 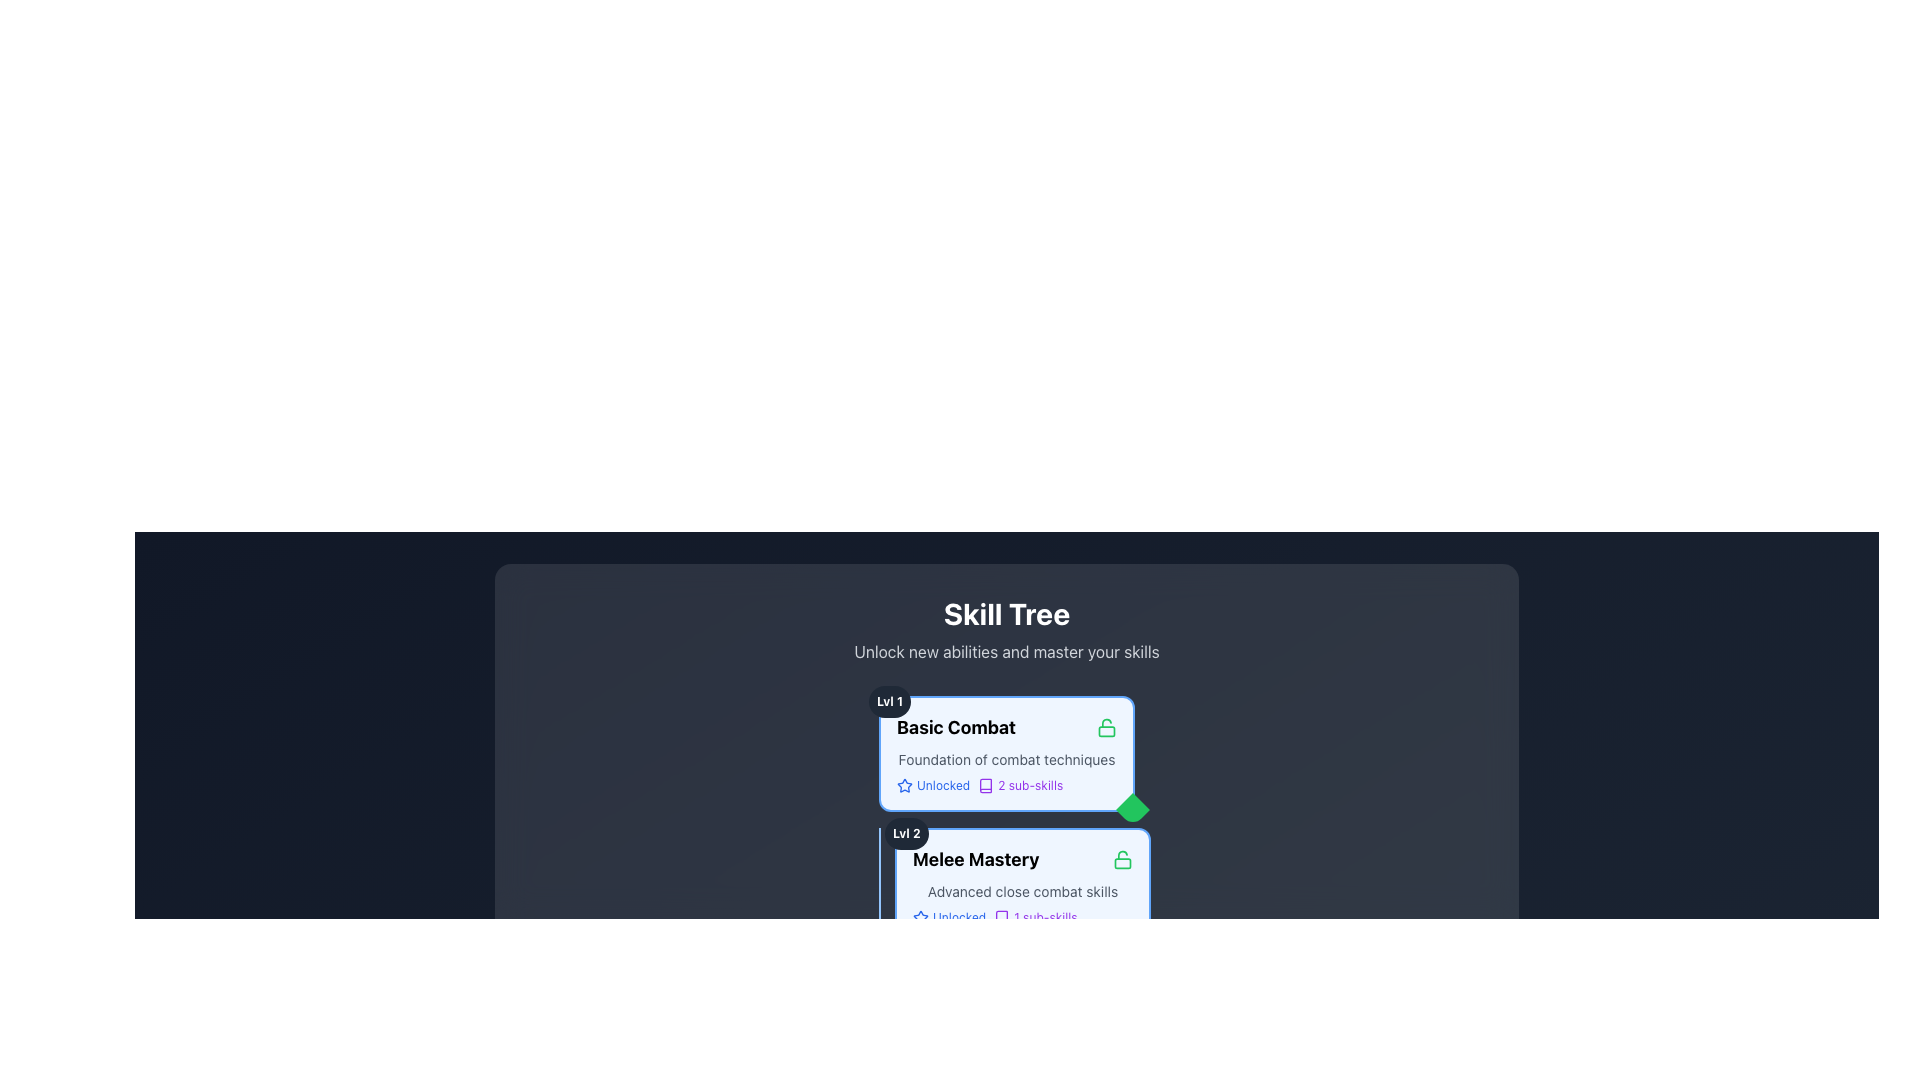 What do you see at coordinates (1123, 862) in the screenshot?
I see `the decorative shape within the lock icon, which is part of the skill tree UI near 'Basic Combat' and 'Melee Mastery'` at bounding box center [1123, 862].